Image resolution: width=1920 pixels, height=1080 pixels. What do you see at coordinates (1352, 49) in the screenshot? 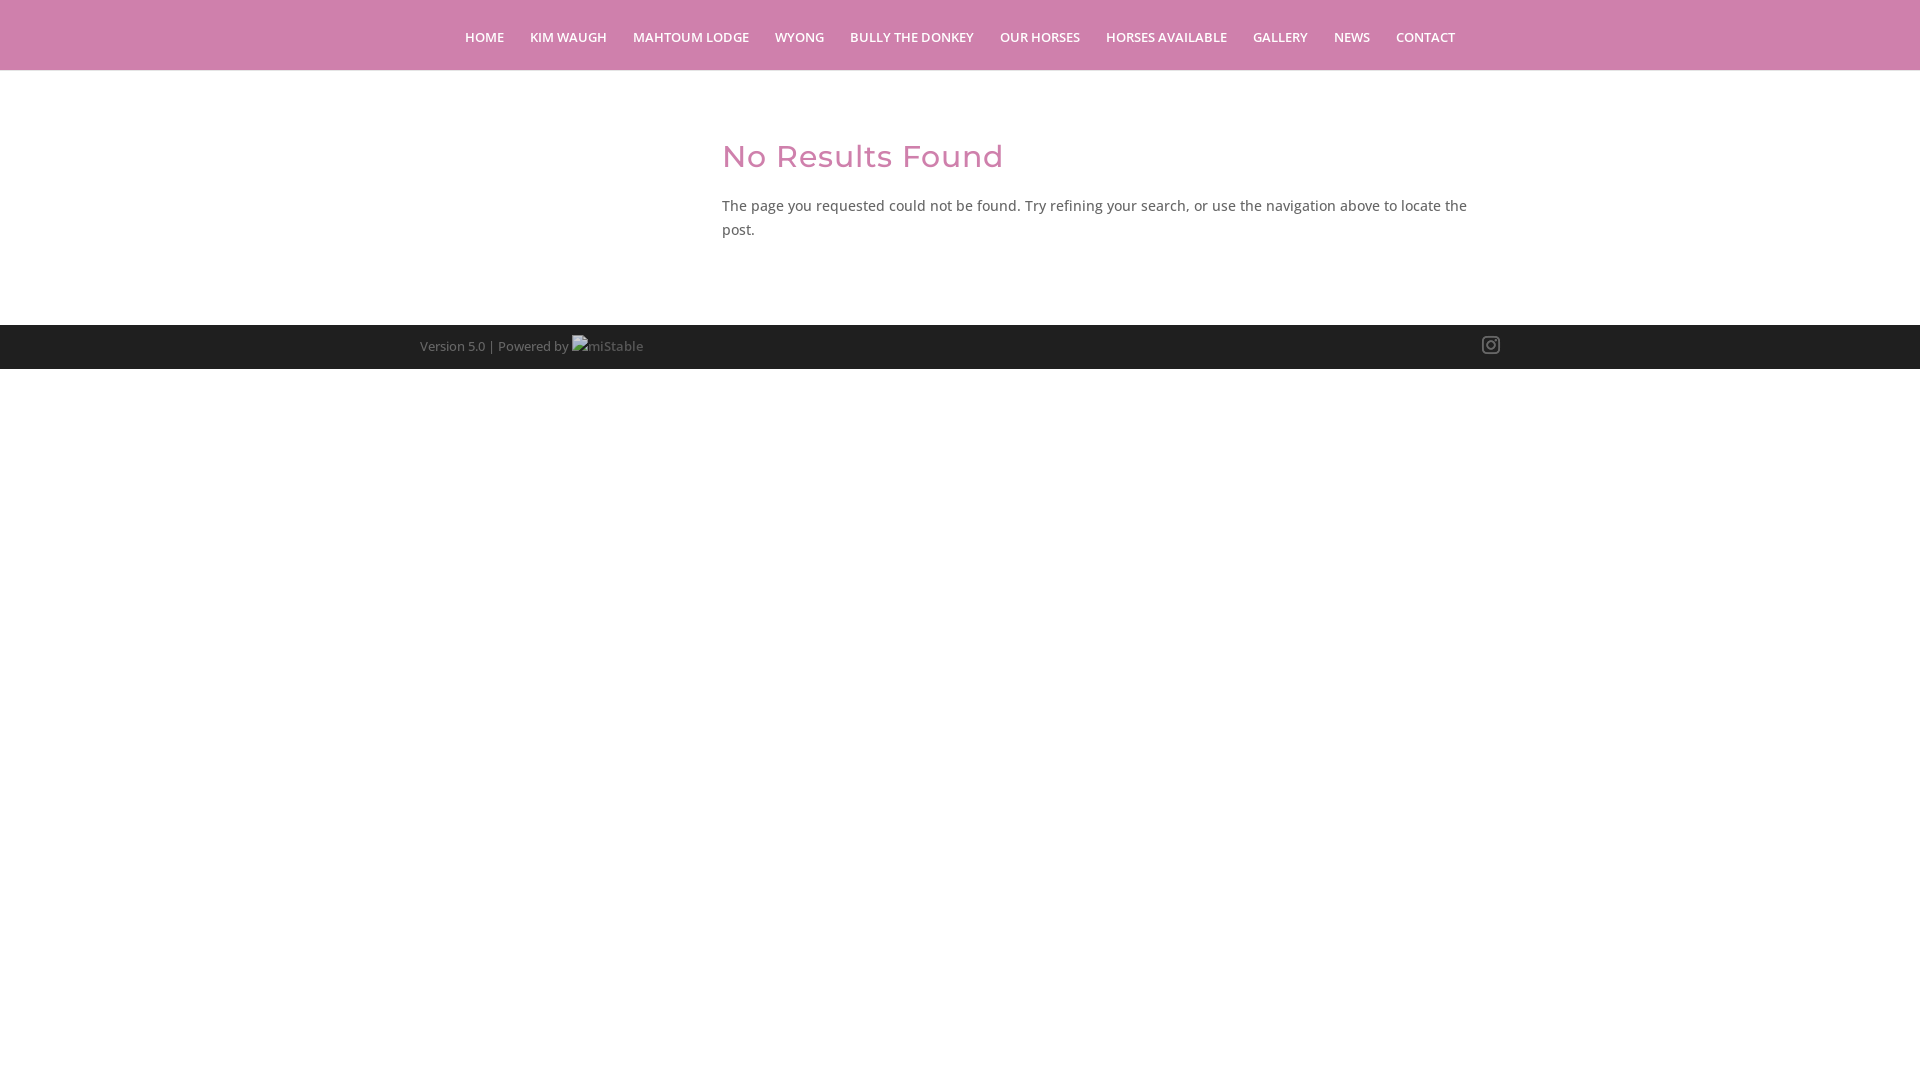
I see `'NEWS'` at bounding box center [1352, 49].